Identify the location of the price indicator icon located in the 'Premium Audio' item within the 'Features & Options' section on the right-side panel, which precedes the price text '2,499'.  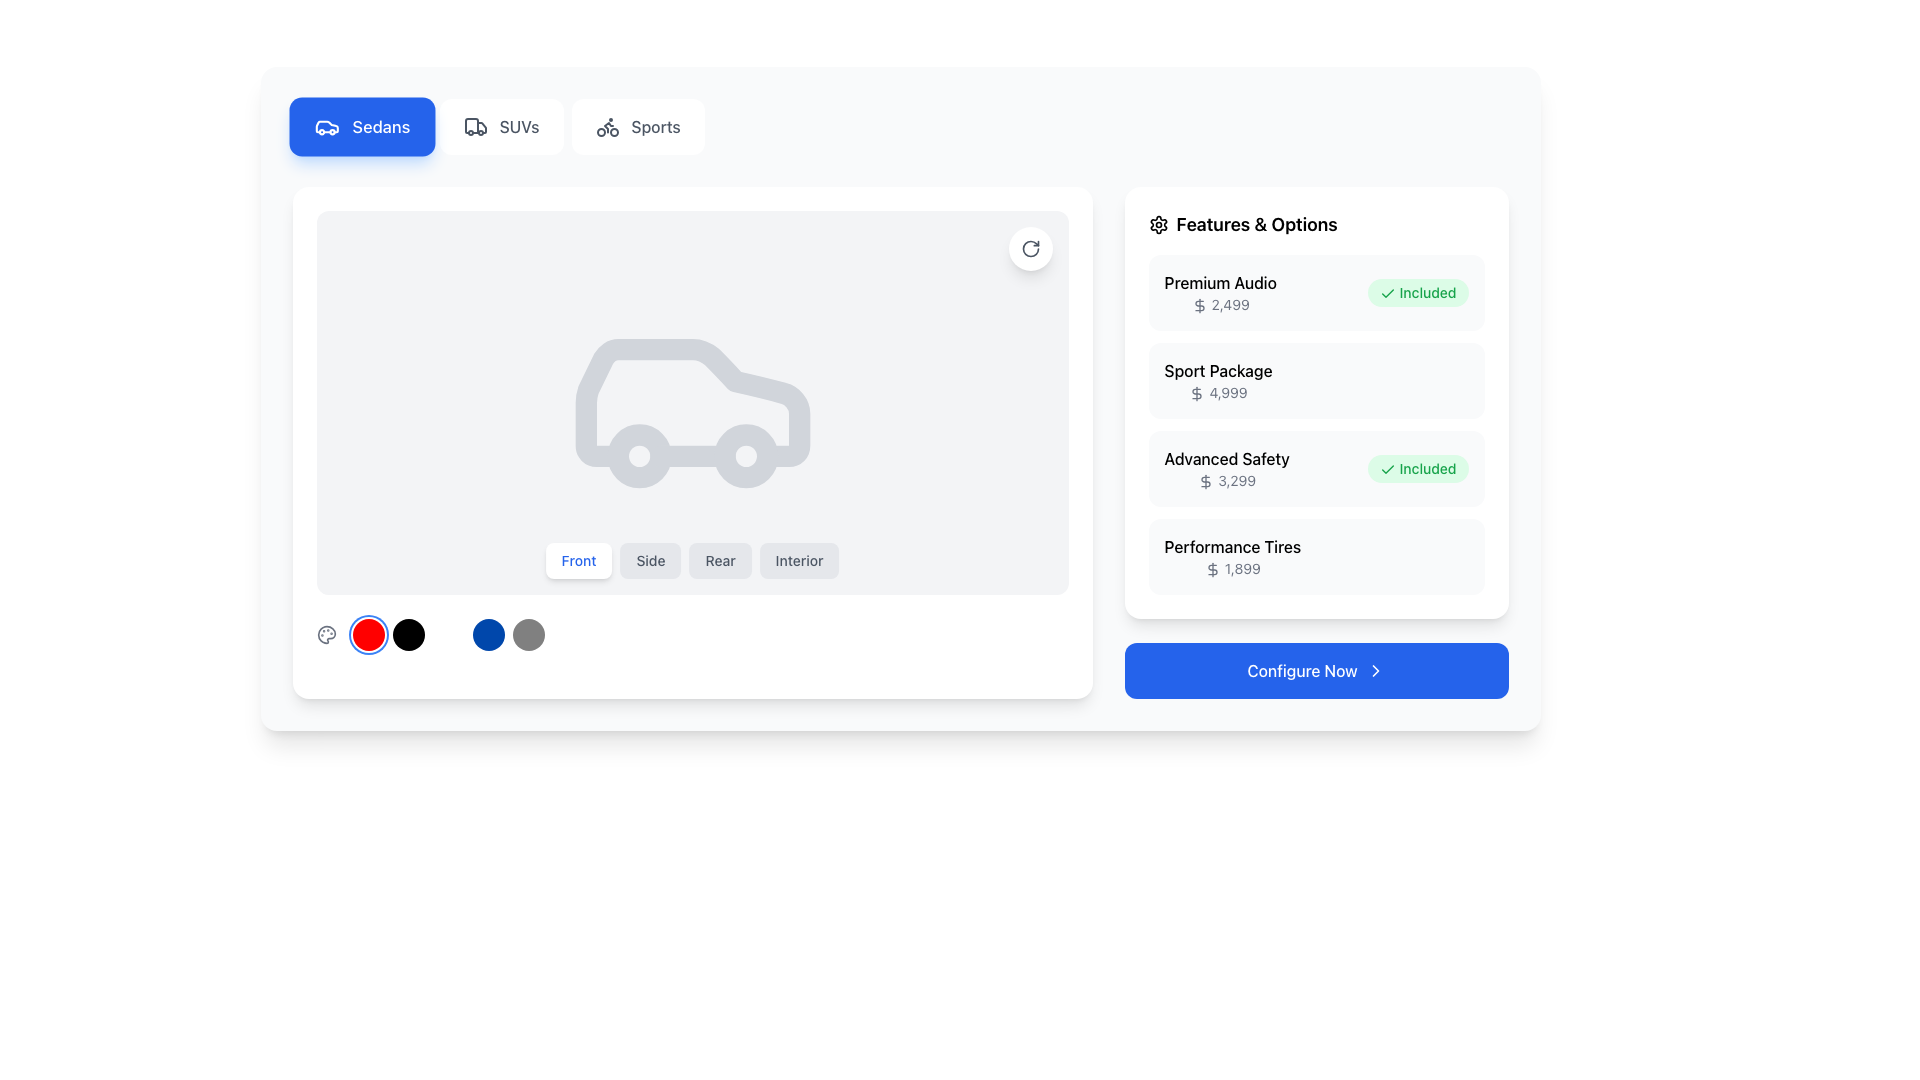
(1199, 306).